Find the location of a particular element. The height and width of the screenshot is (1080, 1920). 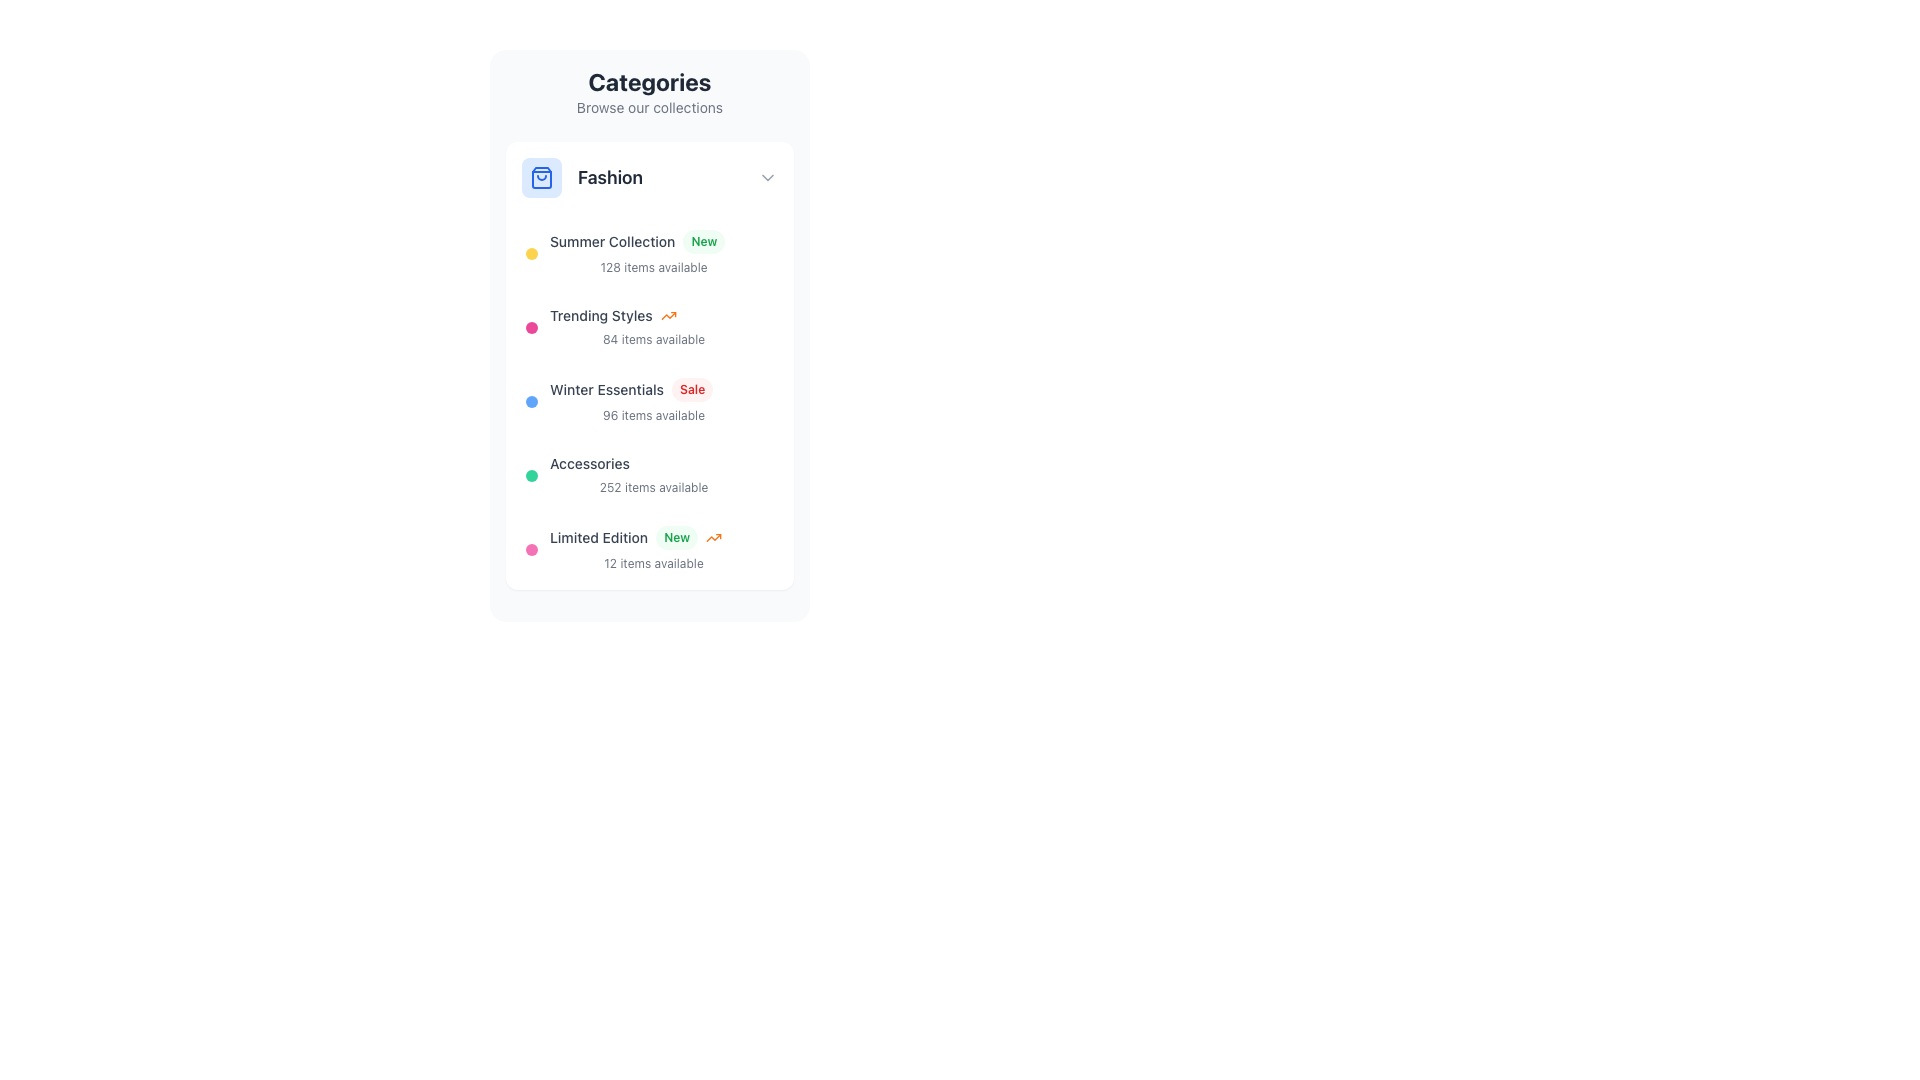

informational text label indicating the number of items available in the 'Trending Styles' category, which is positioned directly beneath the 'Trending Styles' label in the 'Categories > Fashion' section is located at coordinates (653, 338).